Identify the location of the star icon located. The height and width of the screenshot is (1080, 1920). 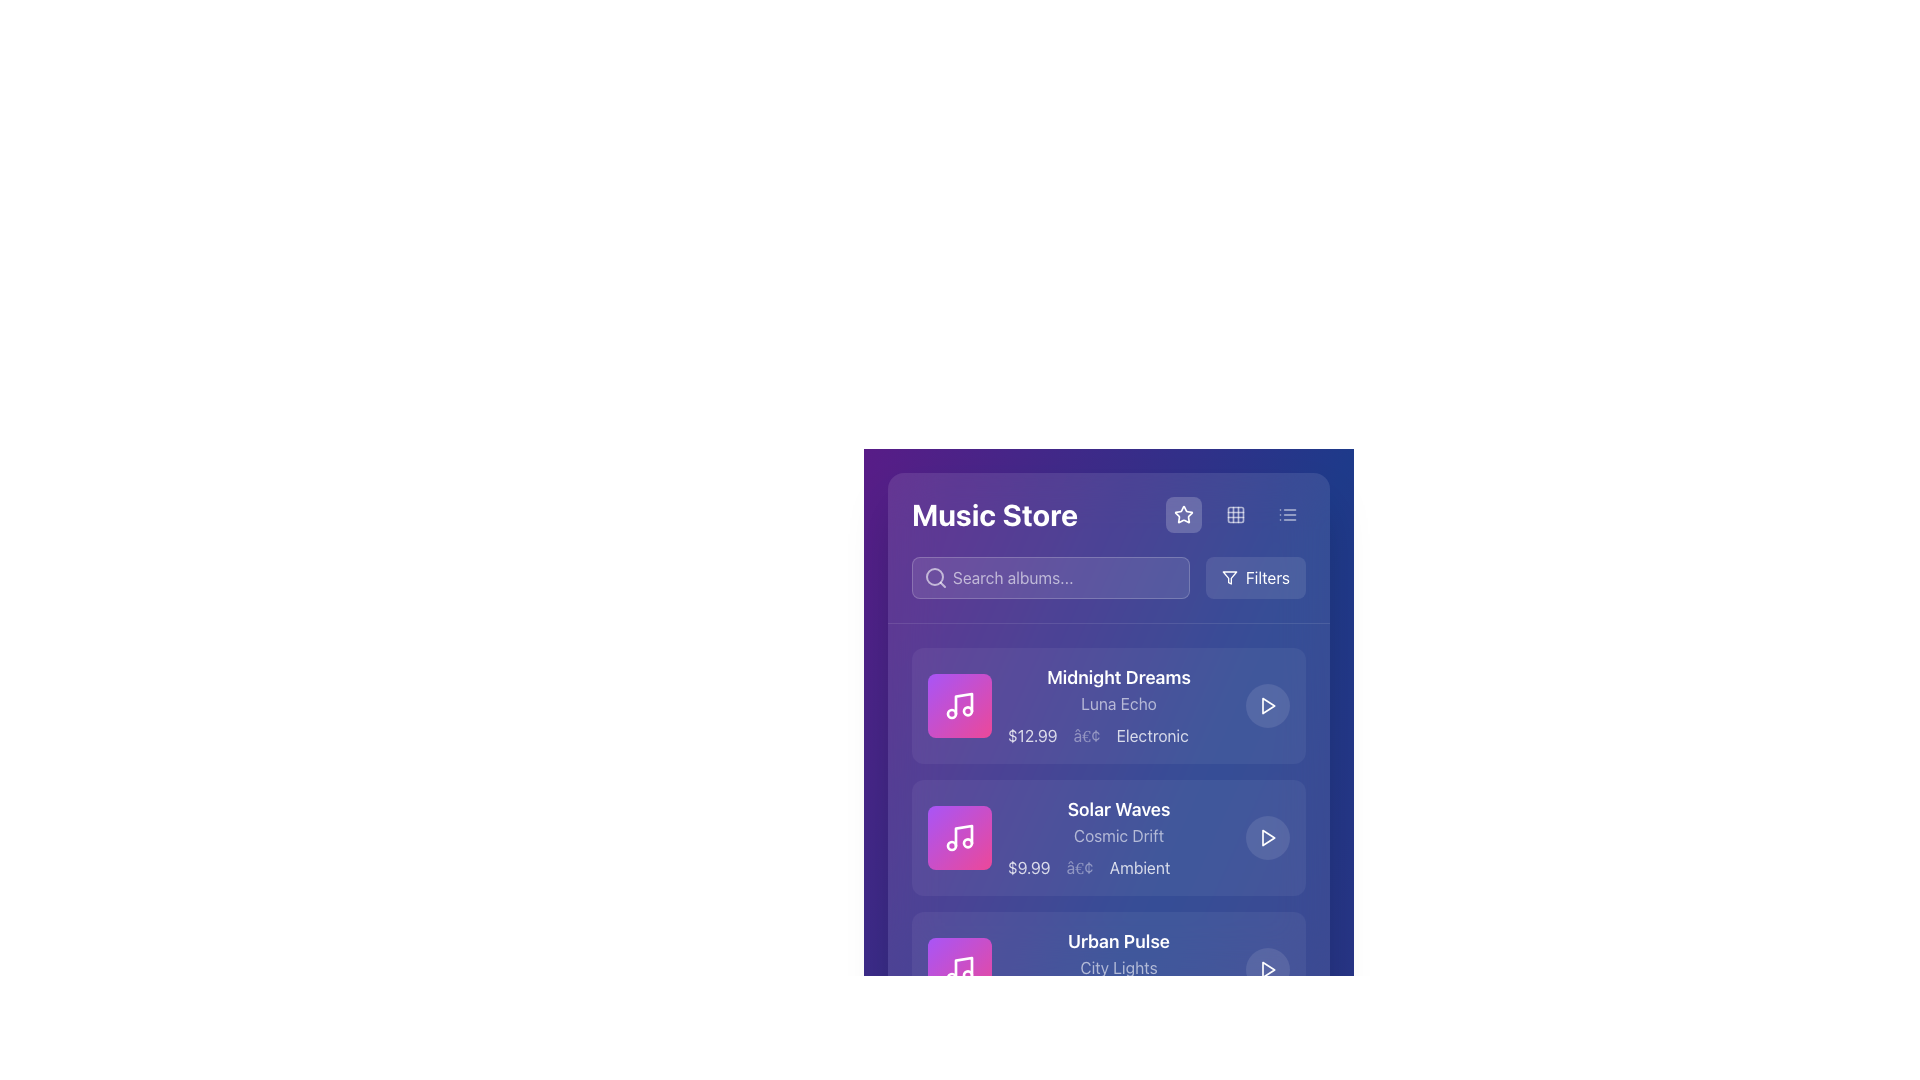
(1184, 514).